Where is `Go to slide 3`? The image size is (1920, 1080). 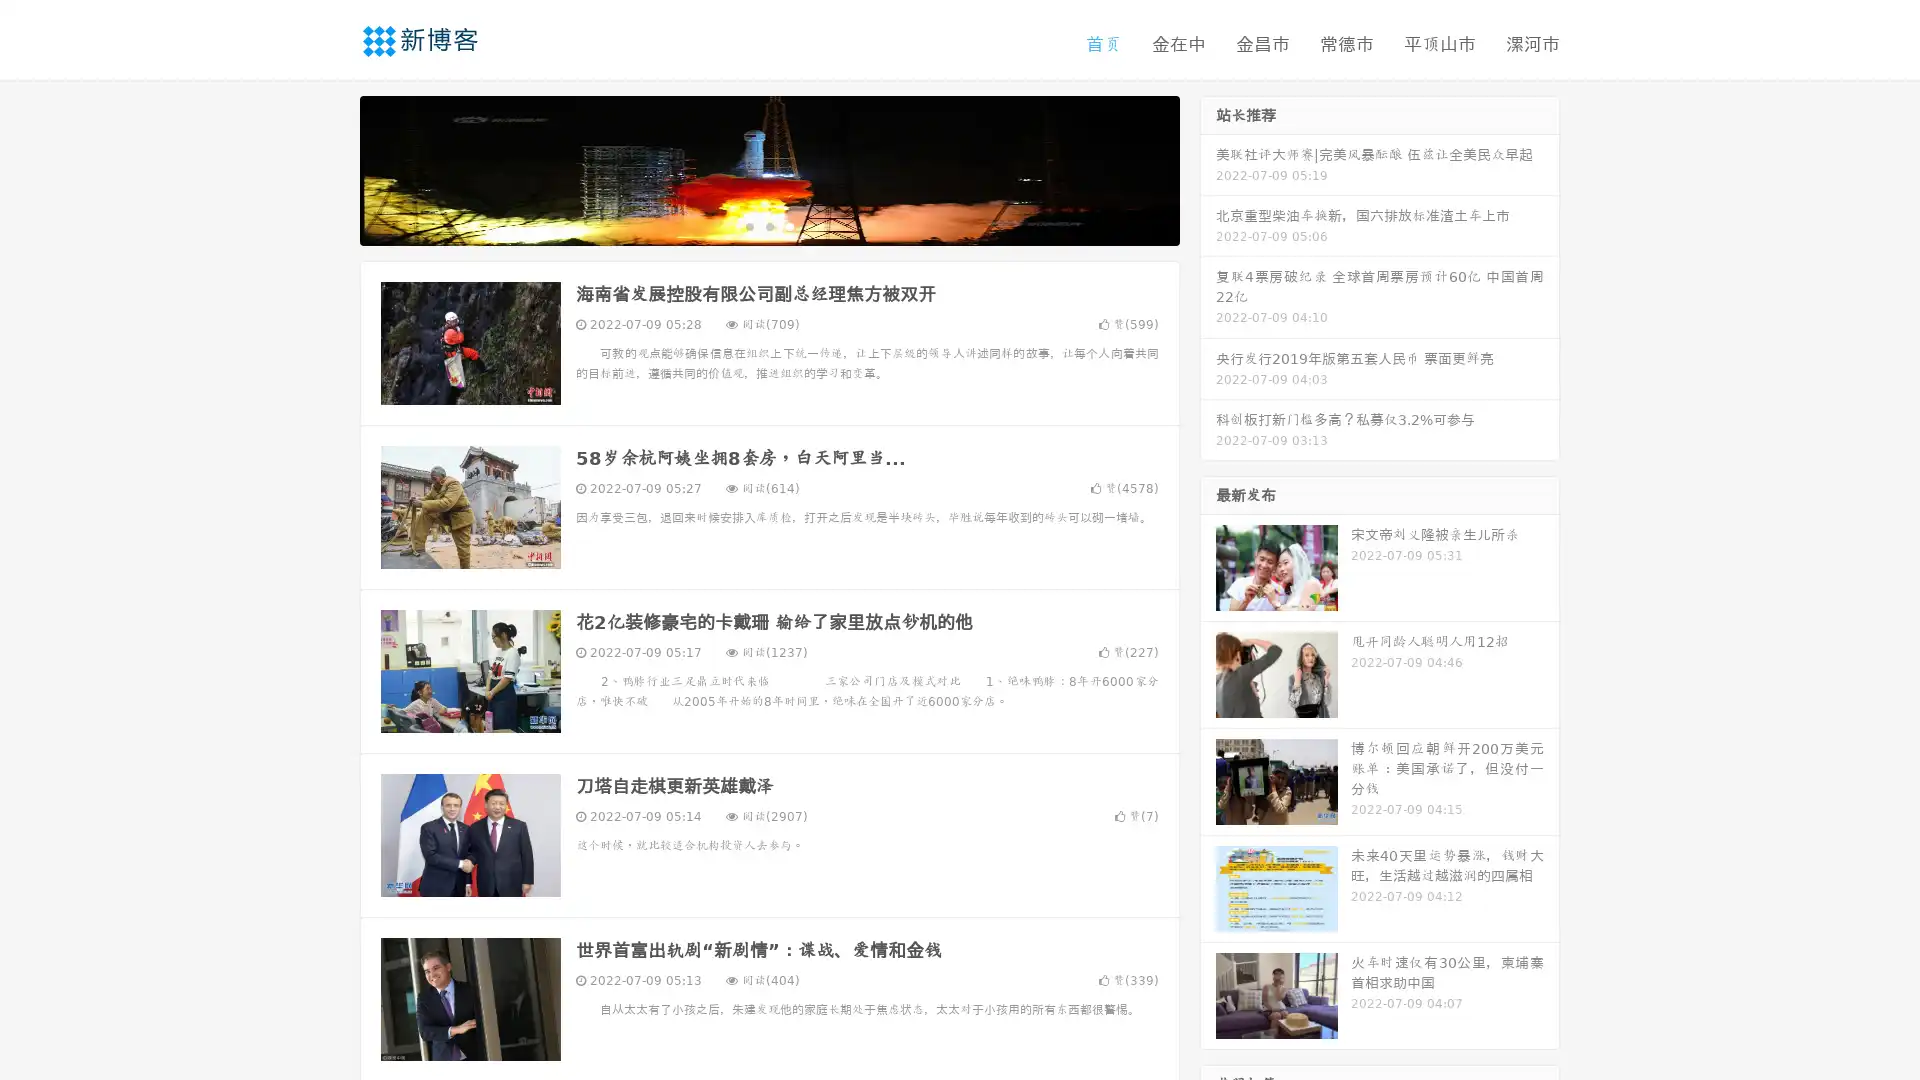
Go to slide 3 is located at coordinates (789, 225).